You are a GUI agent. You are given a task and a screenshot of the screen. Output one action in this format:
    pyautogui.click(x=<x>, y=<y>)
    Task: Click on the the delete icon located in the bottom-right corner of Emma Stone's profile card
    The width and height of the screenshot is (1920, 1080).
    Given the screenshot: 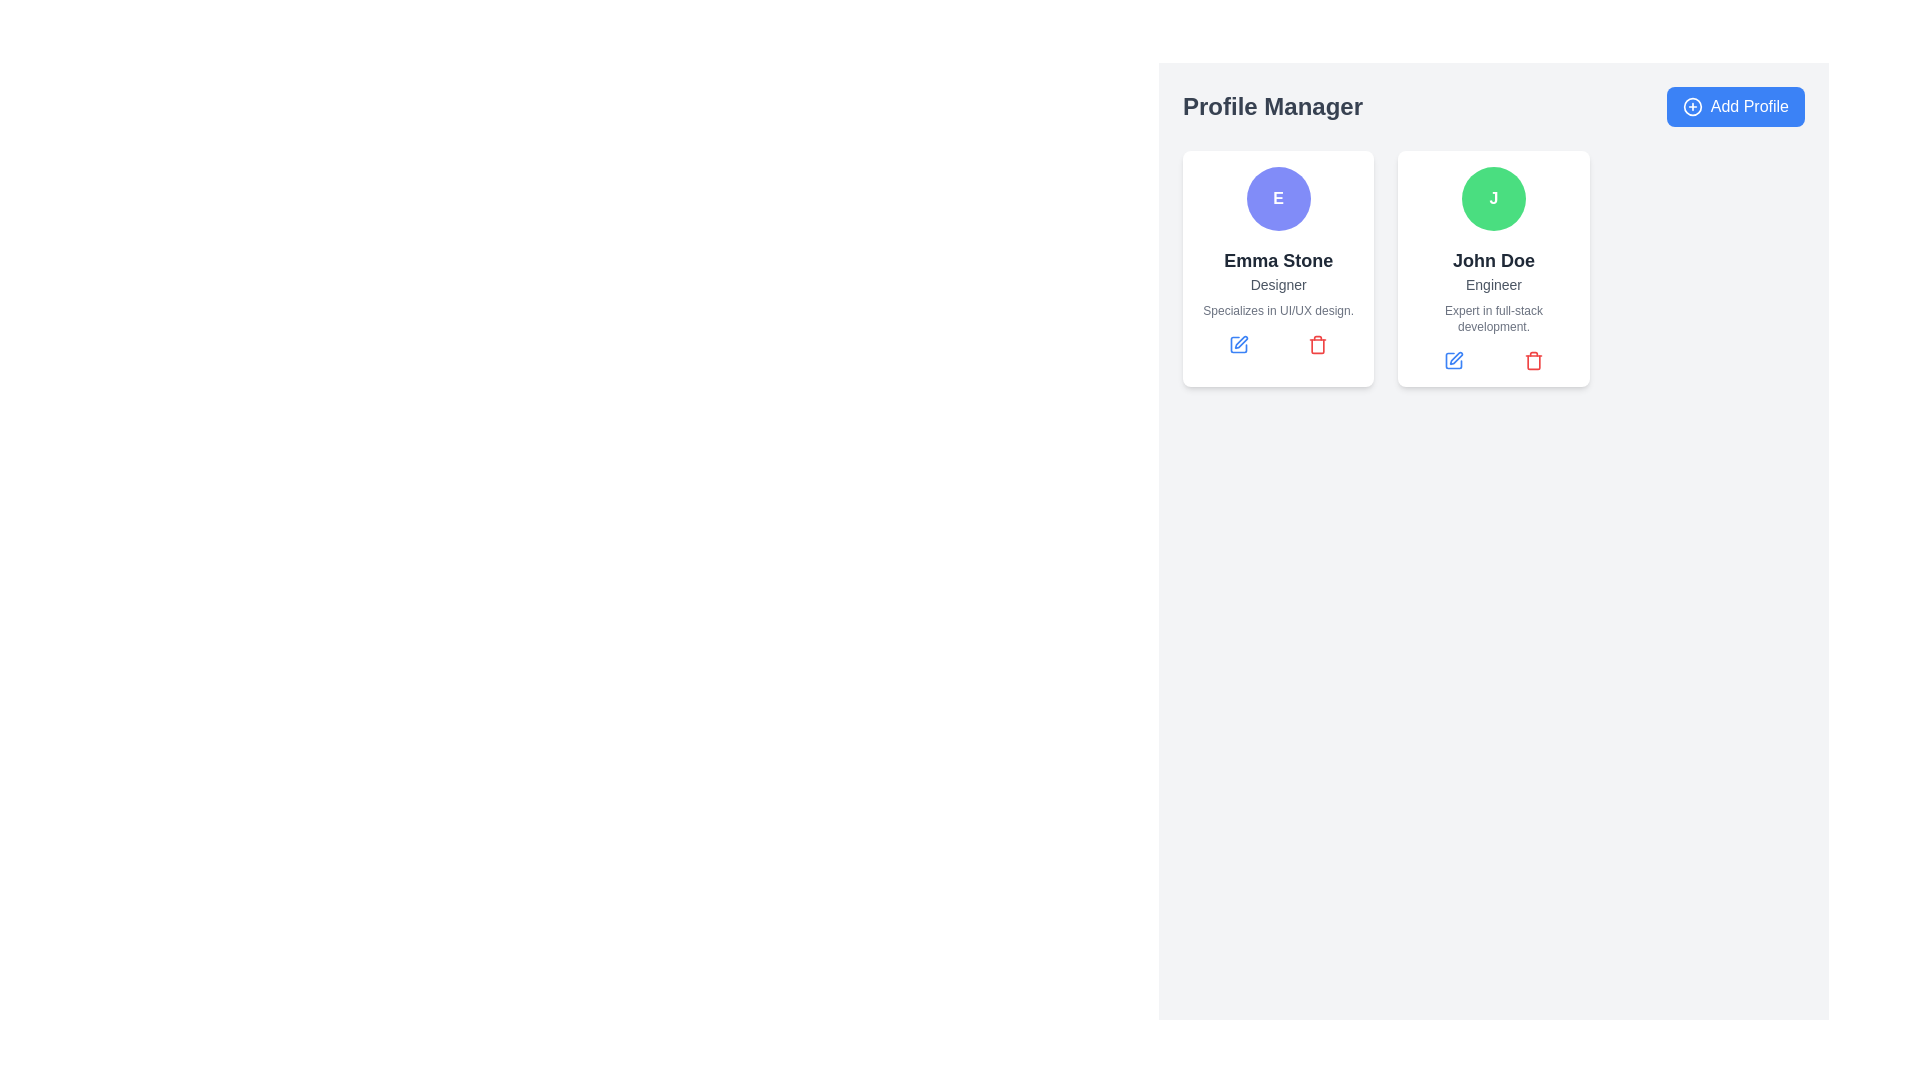 What is the action you would take?
    pyautogui.click(x=1318, y=343)
    